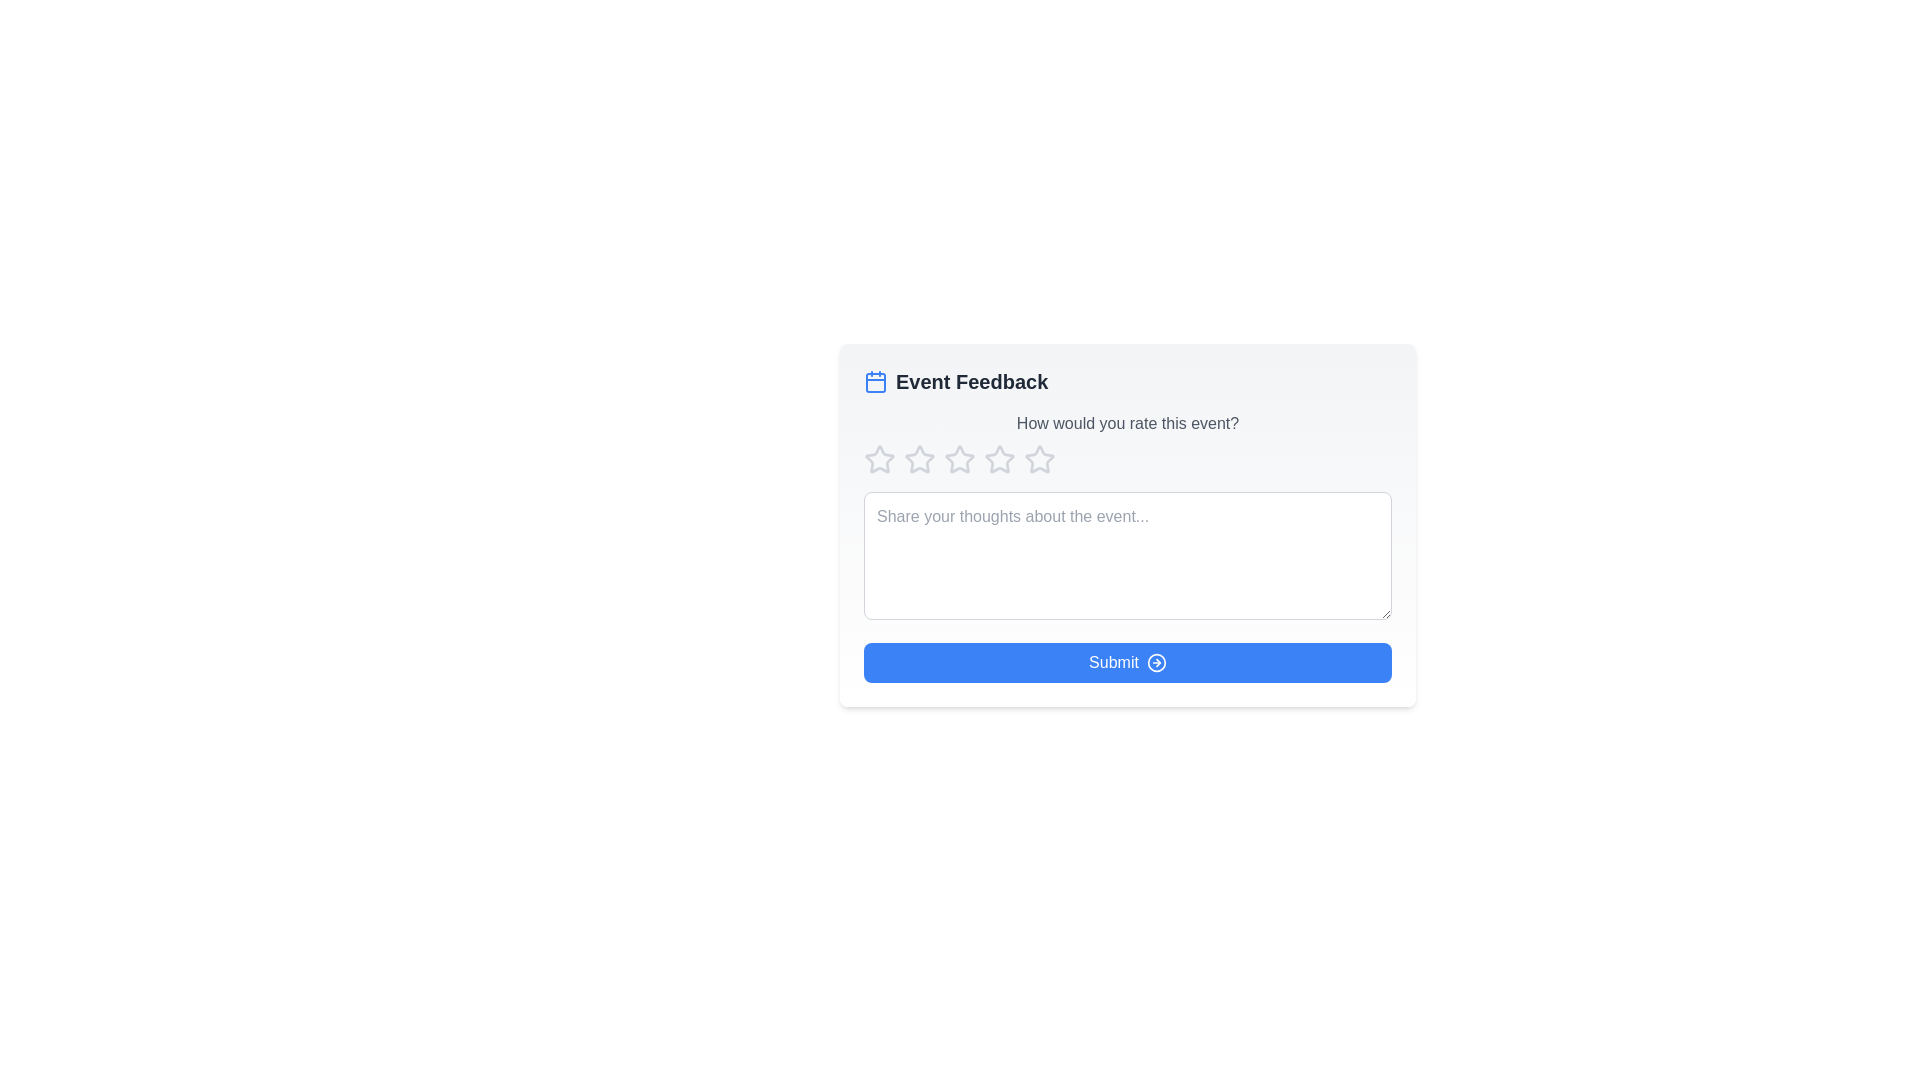  What do you see at coordinates (958, 459) in the screenshot?
I see `the second star icon in the rating system` at bounding box center [958, 459].